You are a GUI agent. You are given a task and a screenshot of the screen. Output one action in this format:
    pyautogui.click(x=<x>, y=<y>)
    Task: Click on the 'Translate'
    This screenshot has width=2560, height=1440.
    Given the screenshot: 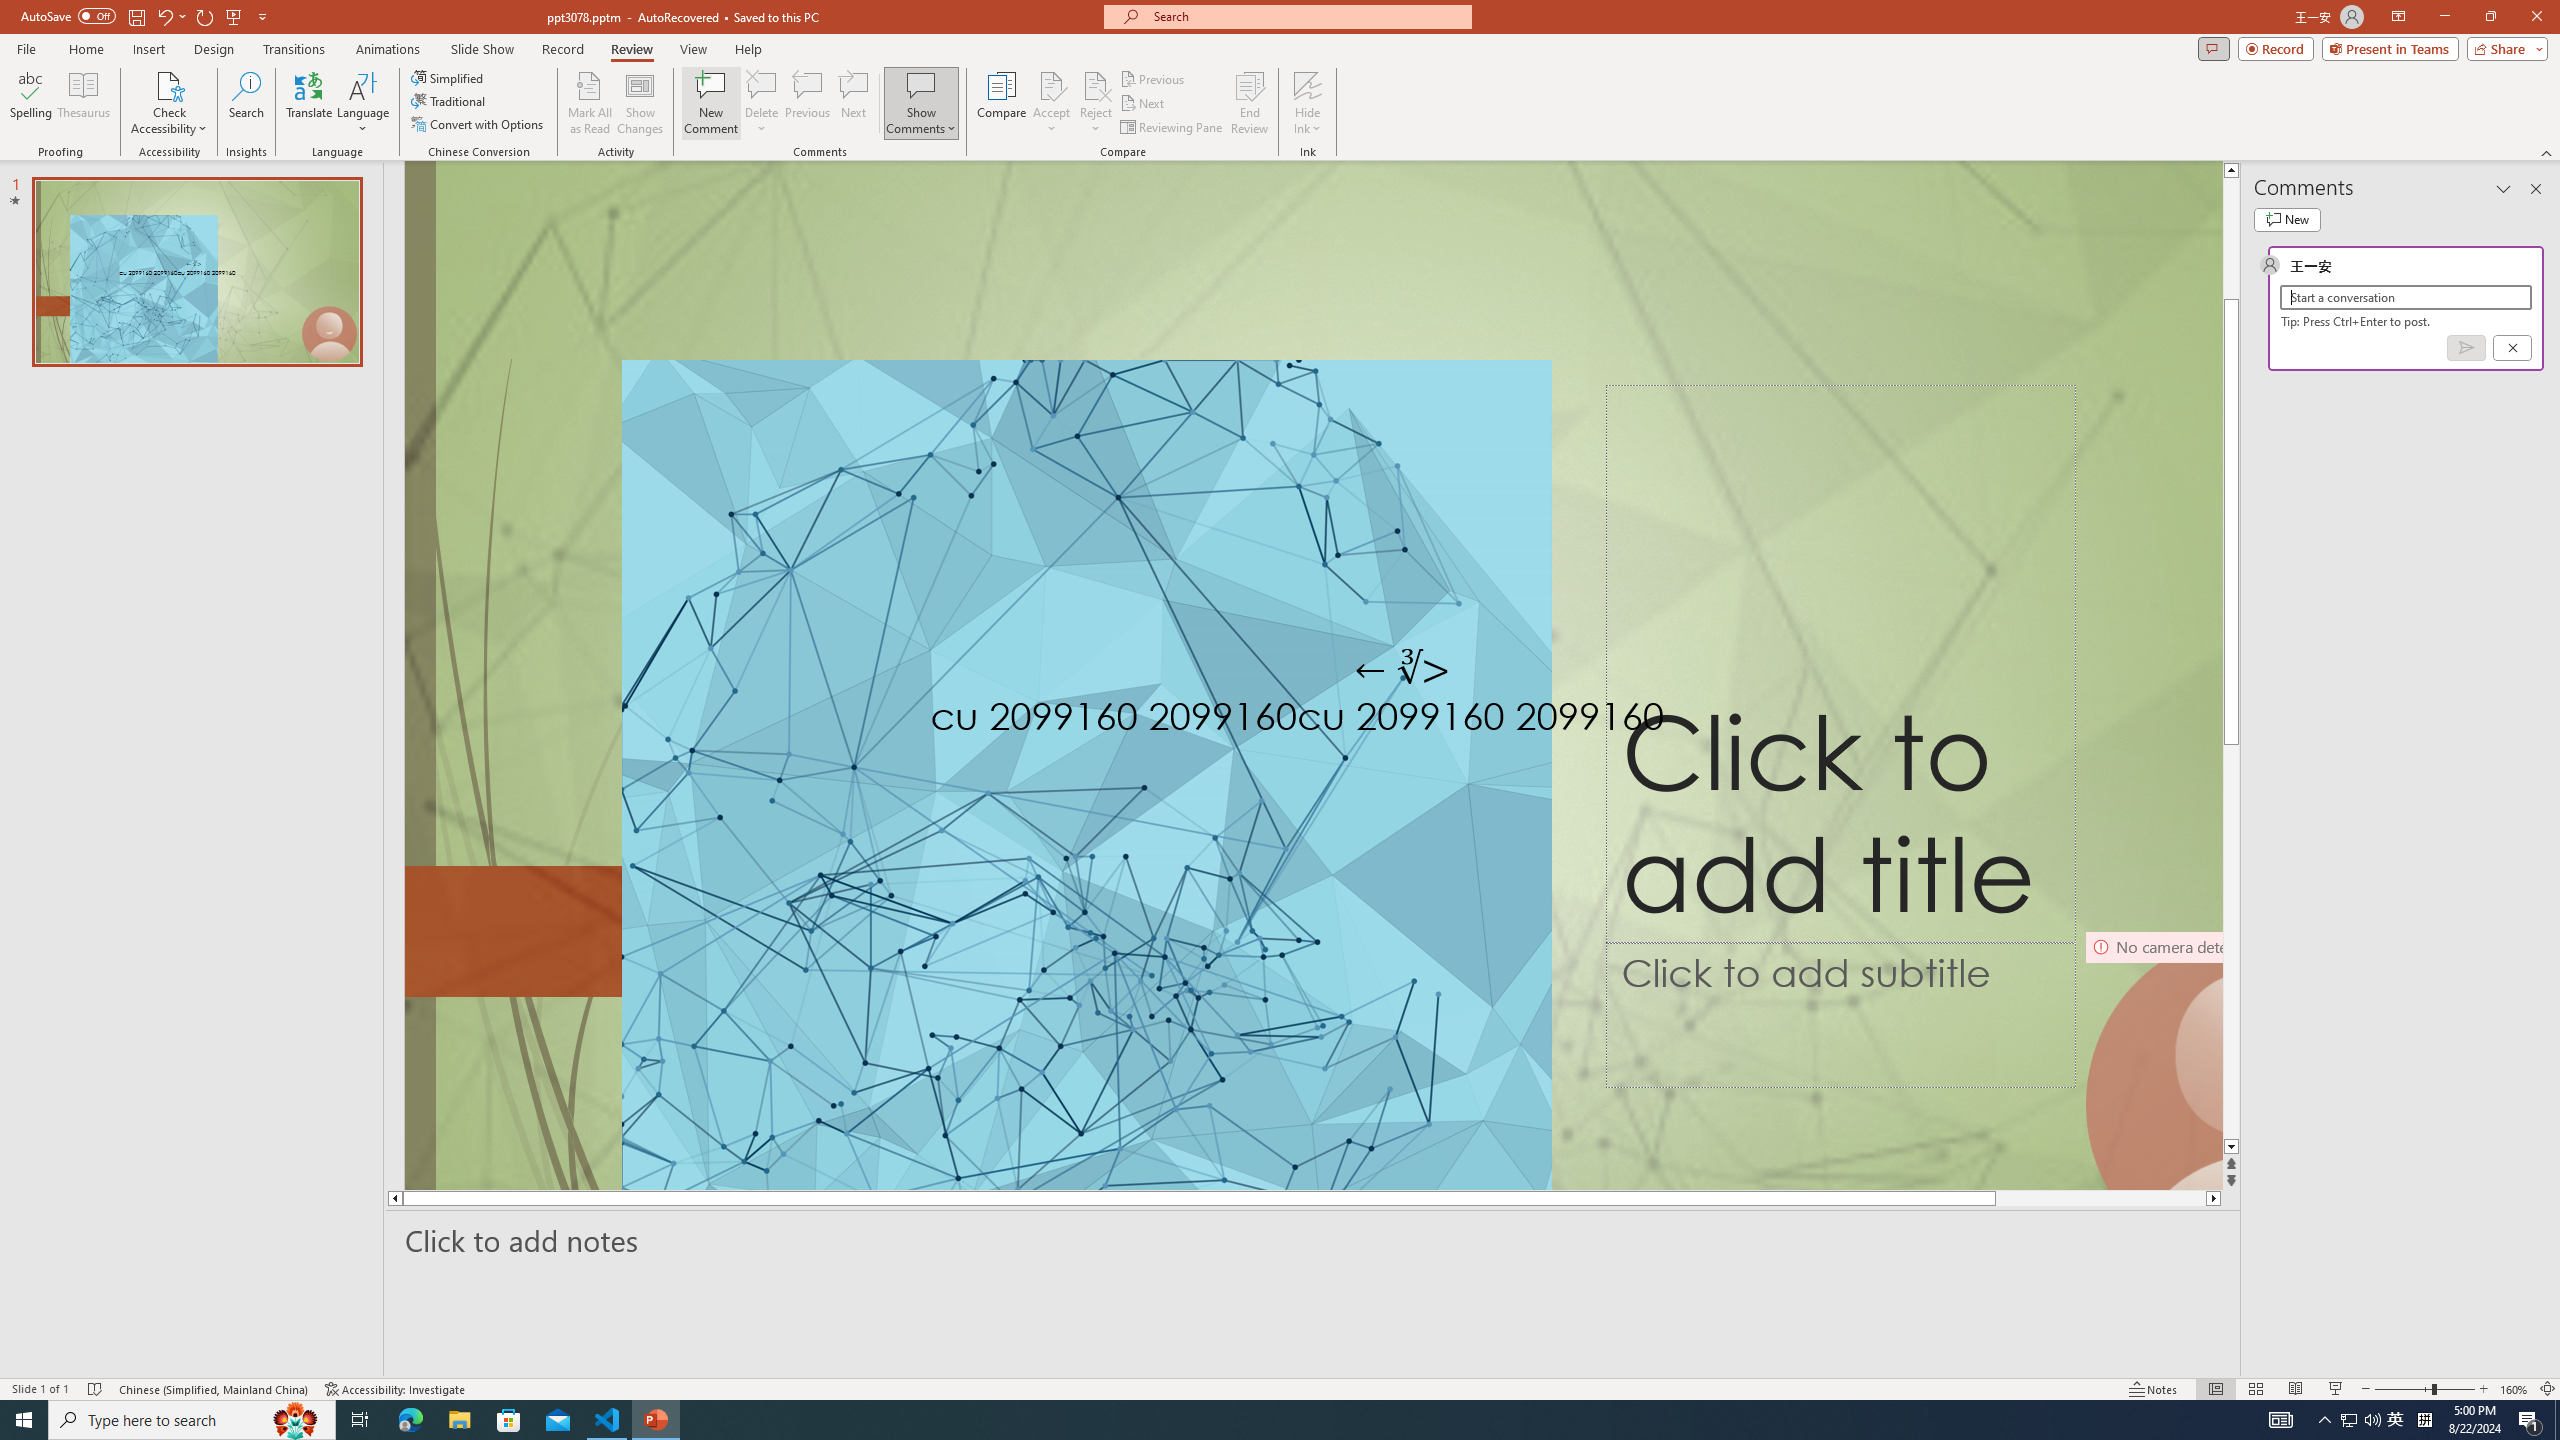 What is the action you would take?
    pyautogui.click(x=309, y=103)
    